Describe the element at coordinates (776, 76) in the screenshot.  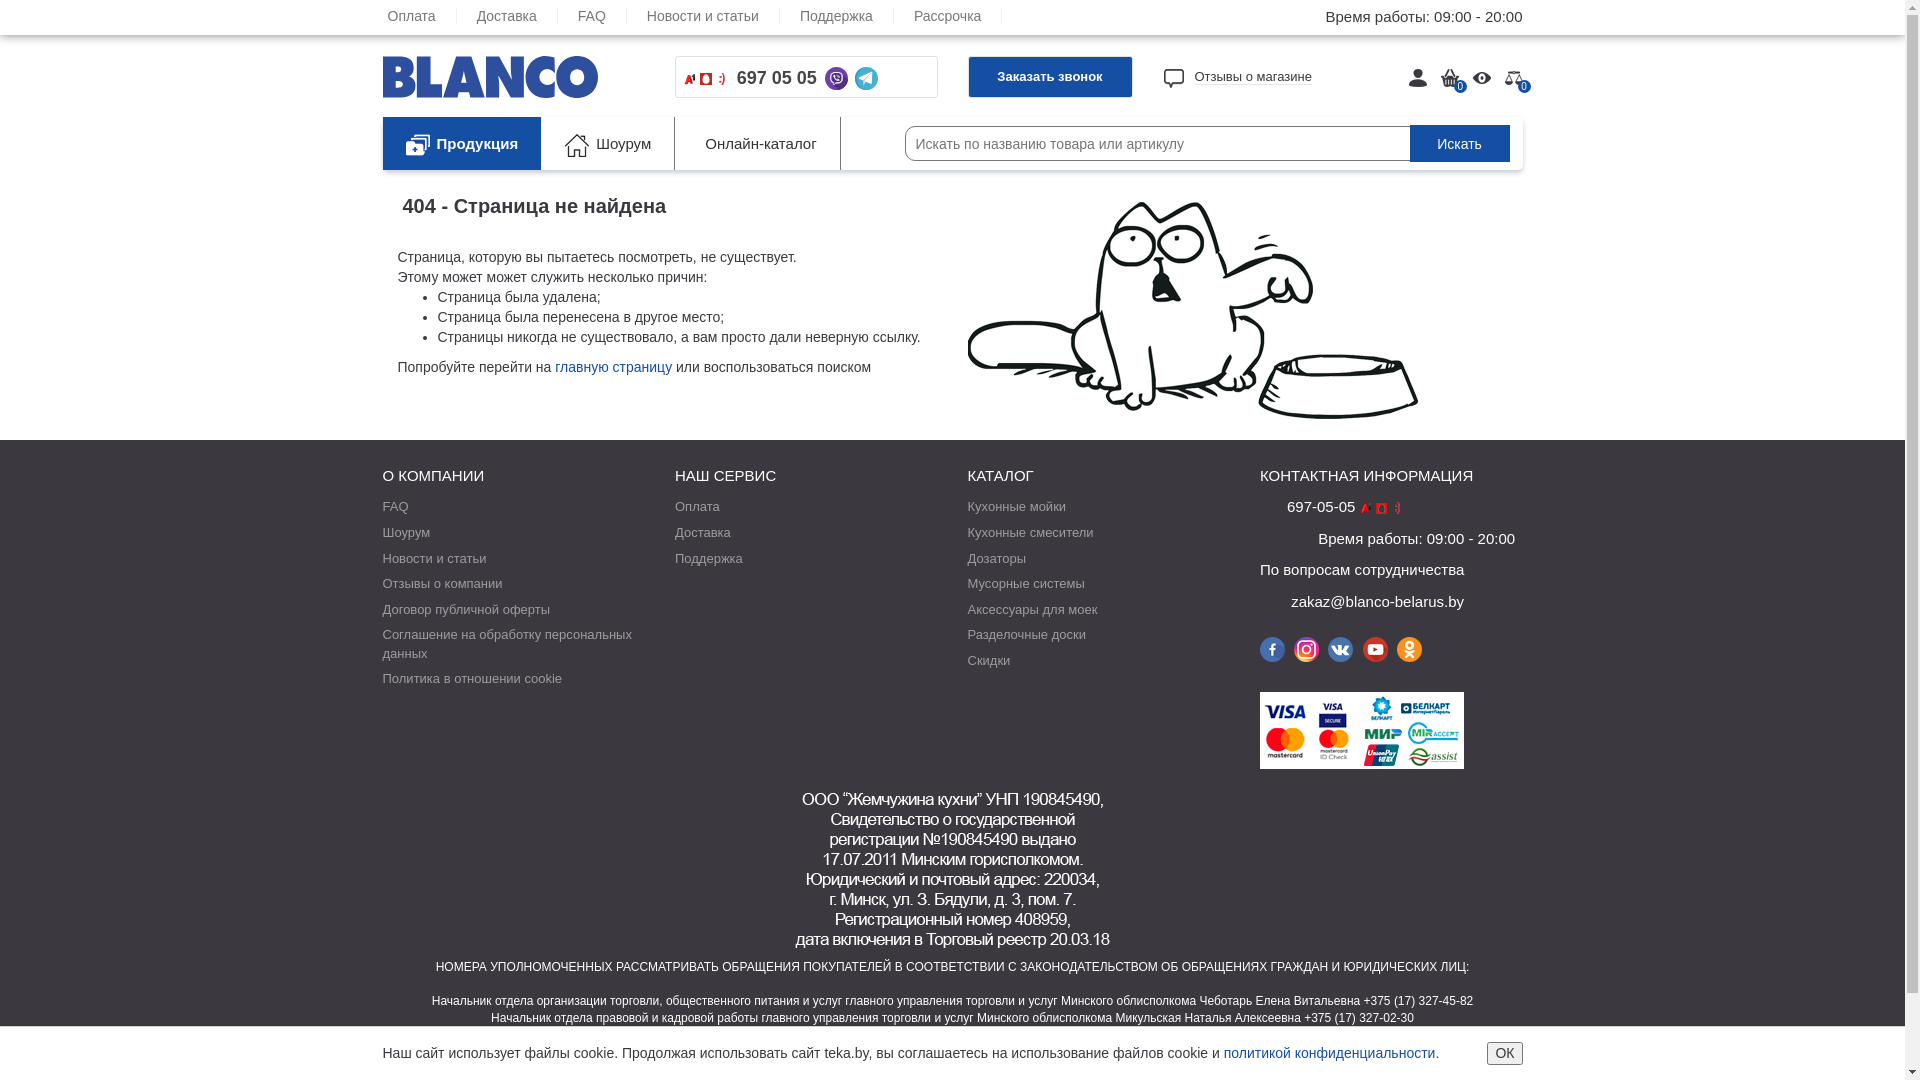
I see `'697 05 05'` at that location.